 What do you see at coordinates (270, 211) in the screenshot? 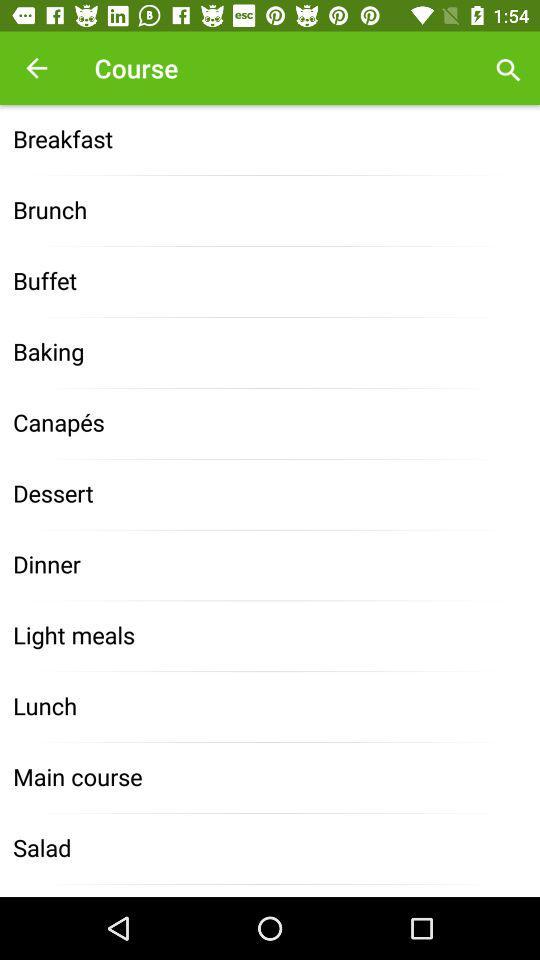
I see `icon below the breakfast item` at bounding box center [270, 211].